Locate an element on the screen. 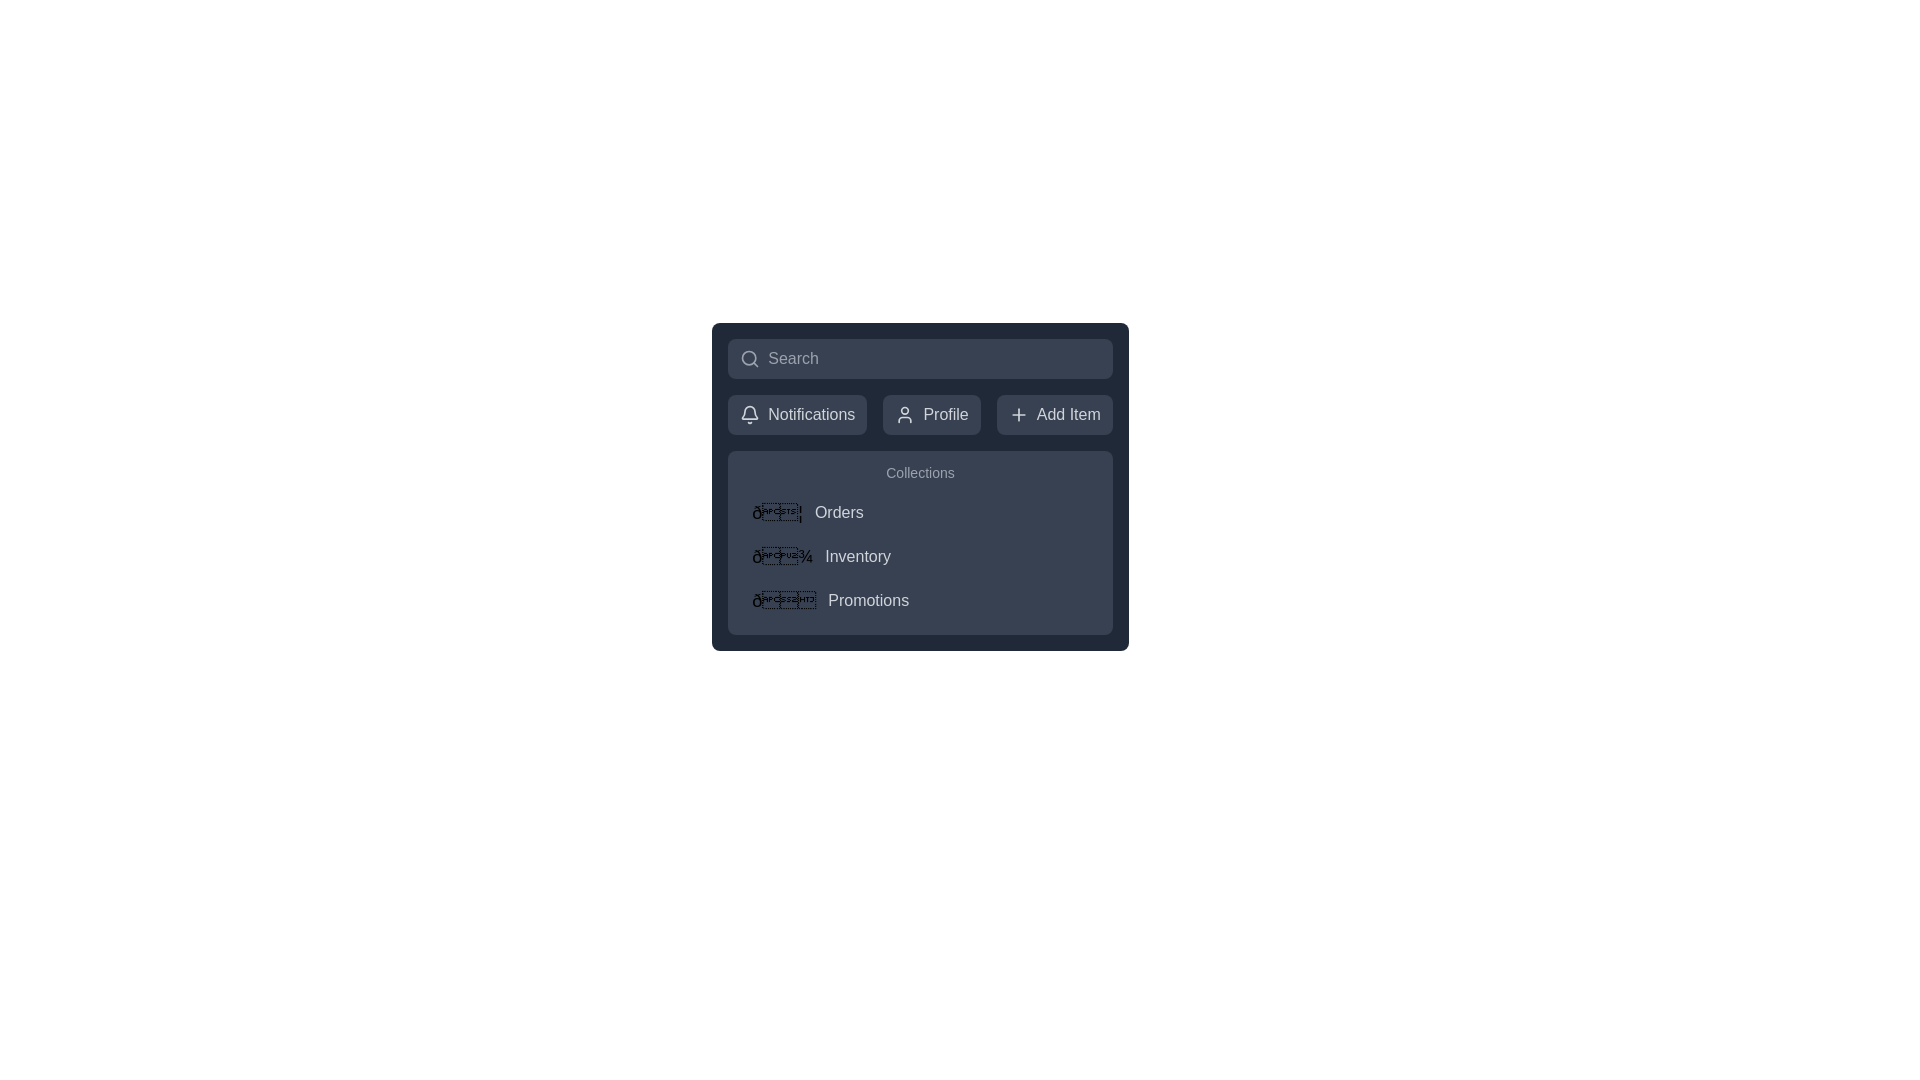 The width and height of the screenshot is (1920, 1080). the 'Add New Item' button located under the top navigation section, which is the third button from the left is located at coordinates (1053, 414).